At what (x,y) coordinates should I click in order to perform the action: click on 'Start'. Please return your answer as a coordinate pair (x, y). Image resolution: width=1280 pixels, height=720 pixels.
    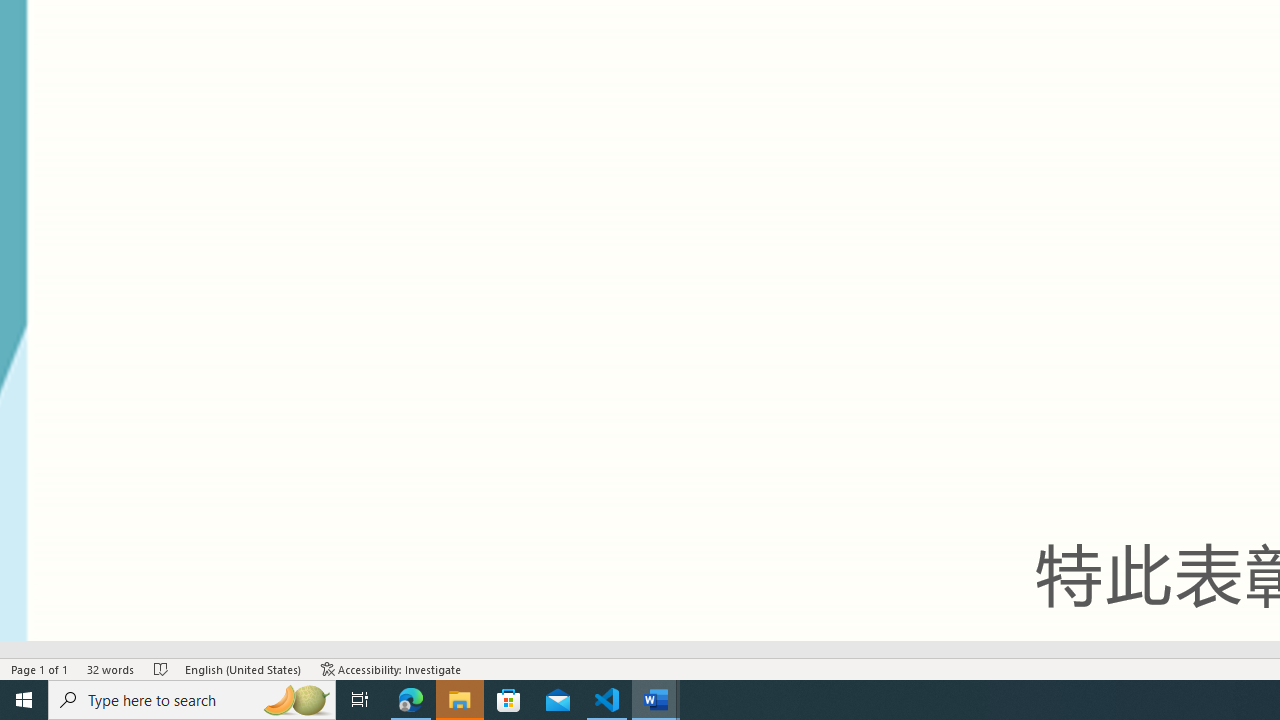
    Looking at the image, I should click on (24, 698).